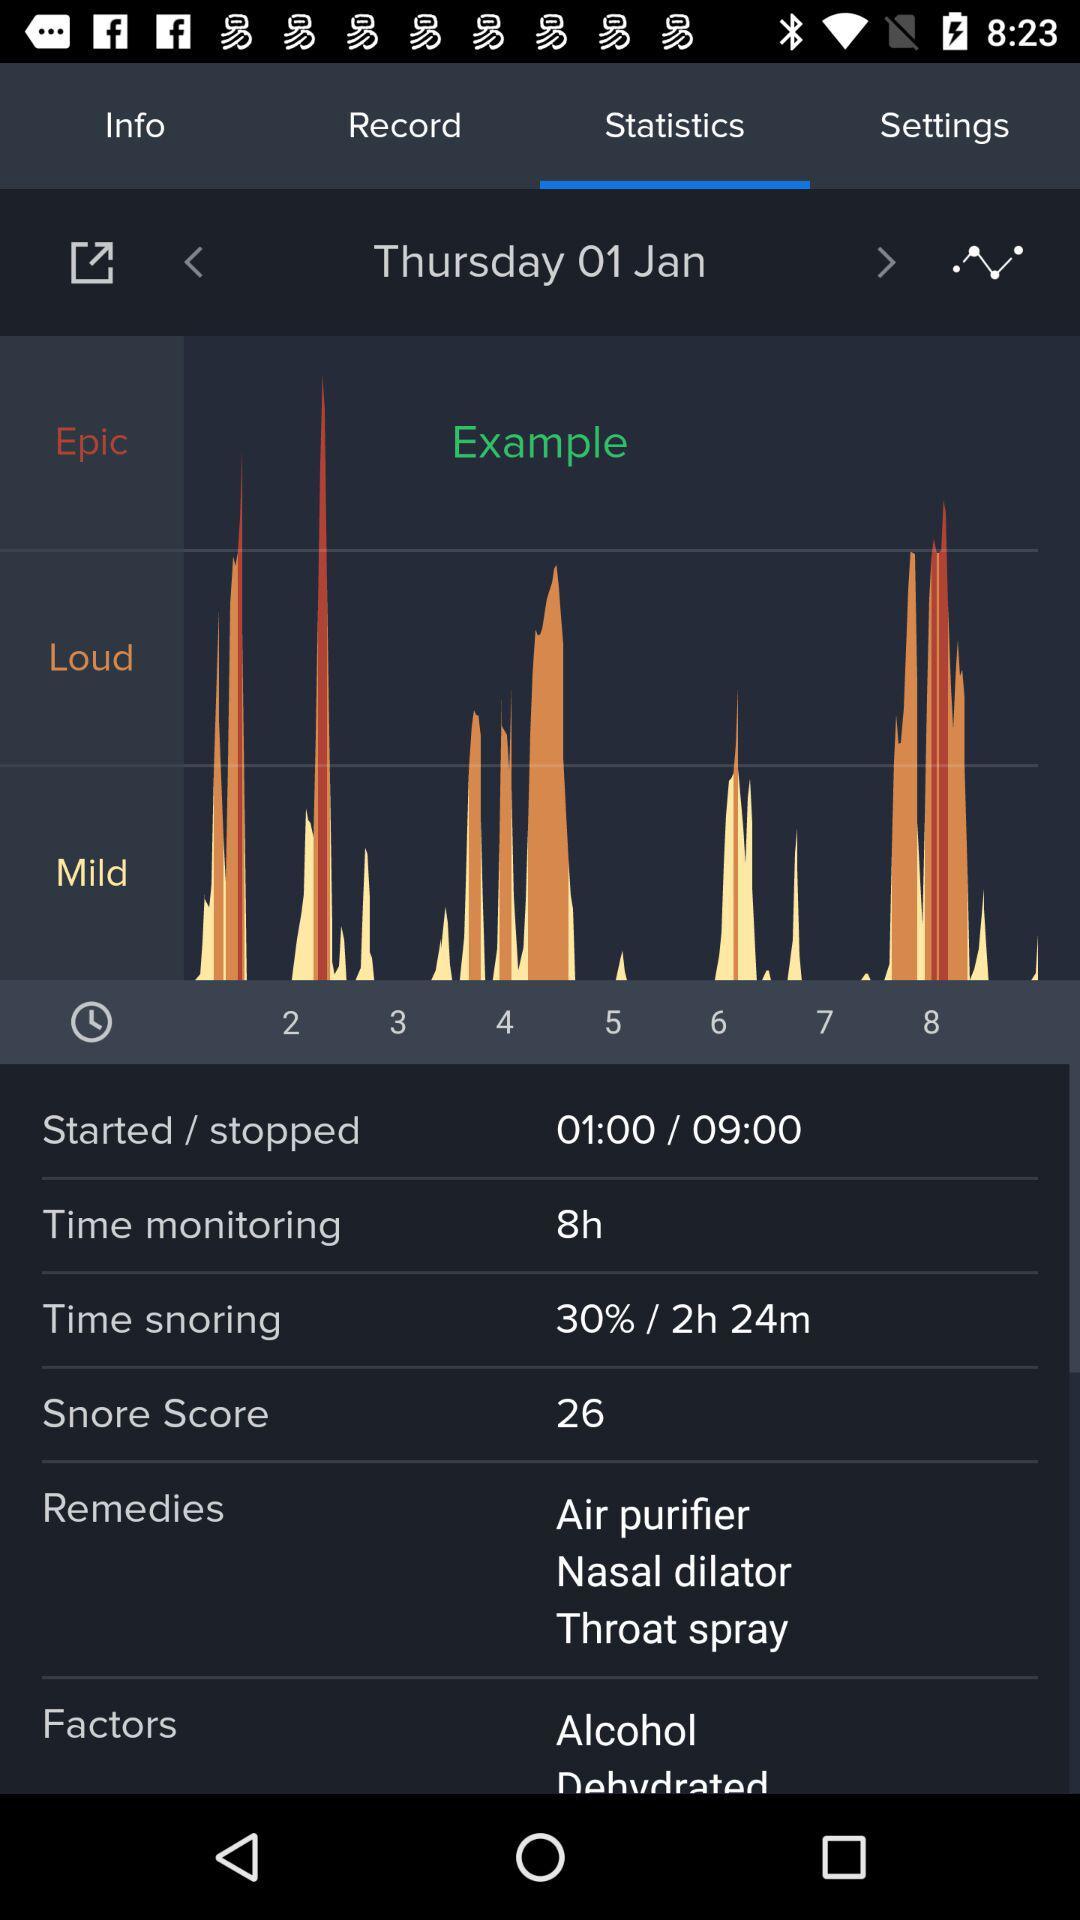  Describe the element at coordinates (834, 261) in the screenshot. I see `next day` at that location.